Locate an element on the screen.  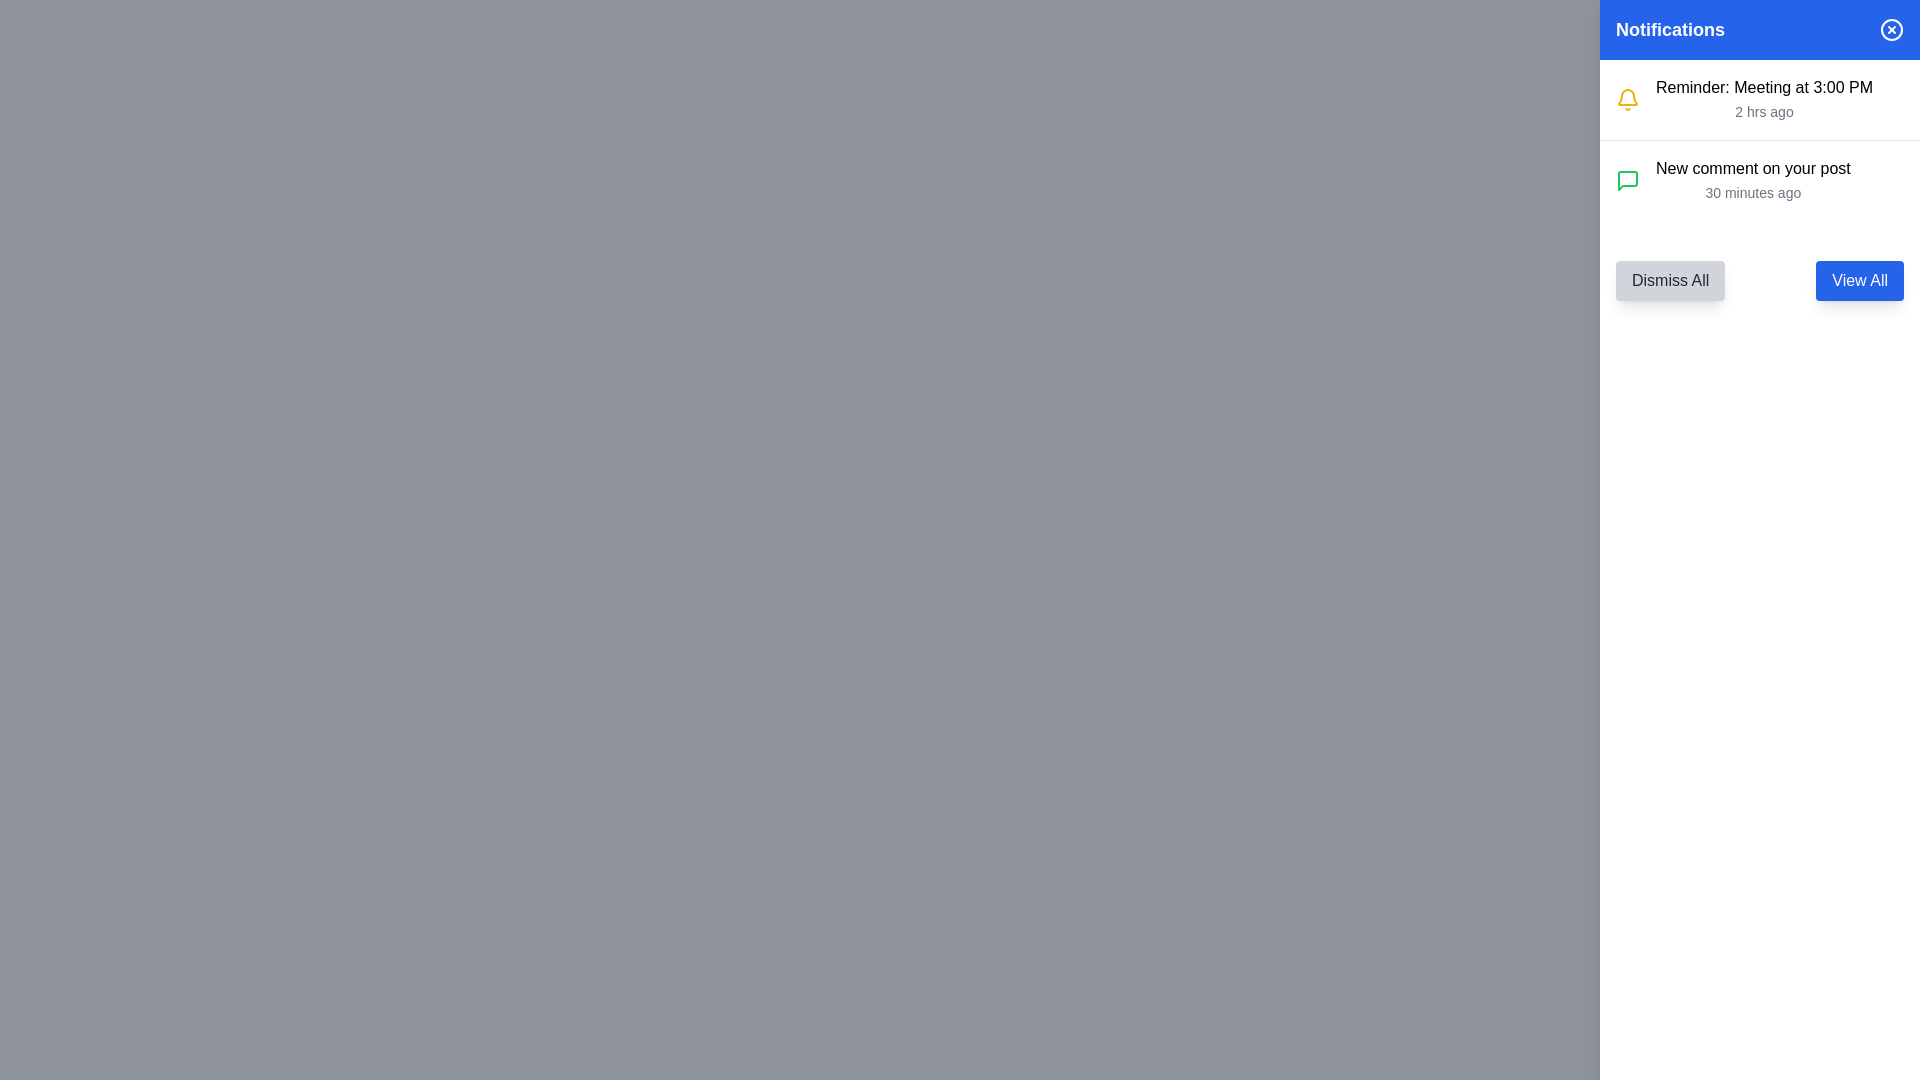
the bell icon with a yellow outline located in the top-right corner of the interface within the 'Notifications' blue header section is located at coordinates (1627, 97).